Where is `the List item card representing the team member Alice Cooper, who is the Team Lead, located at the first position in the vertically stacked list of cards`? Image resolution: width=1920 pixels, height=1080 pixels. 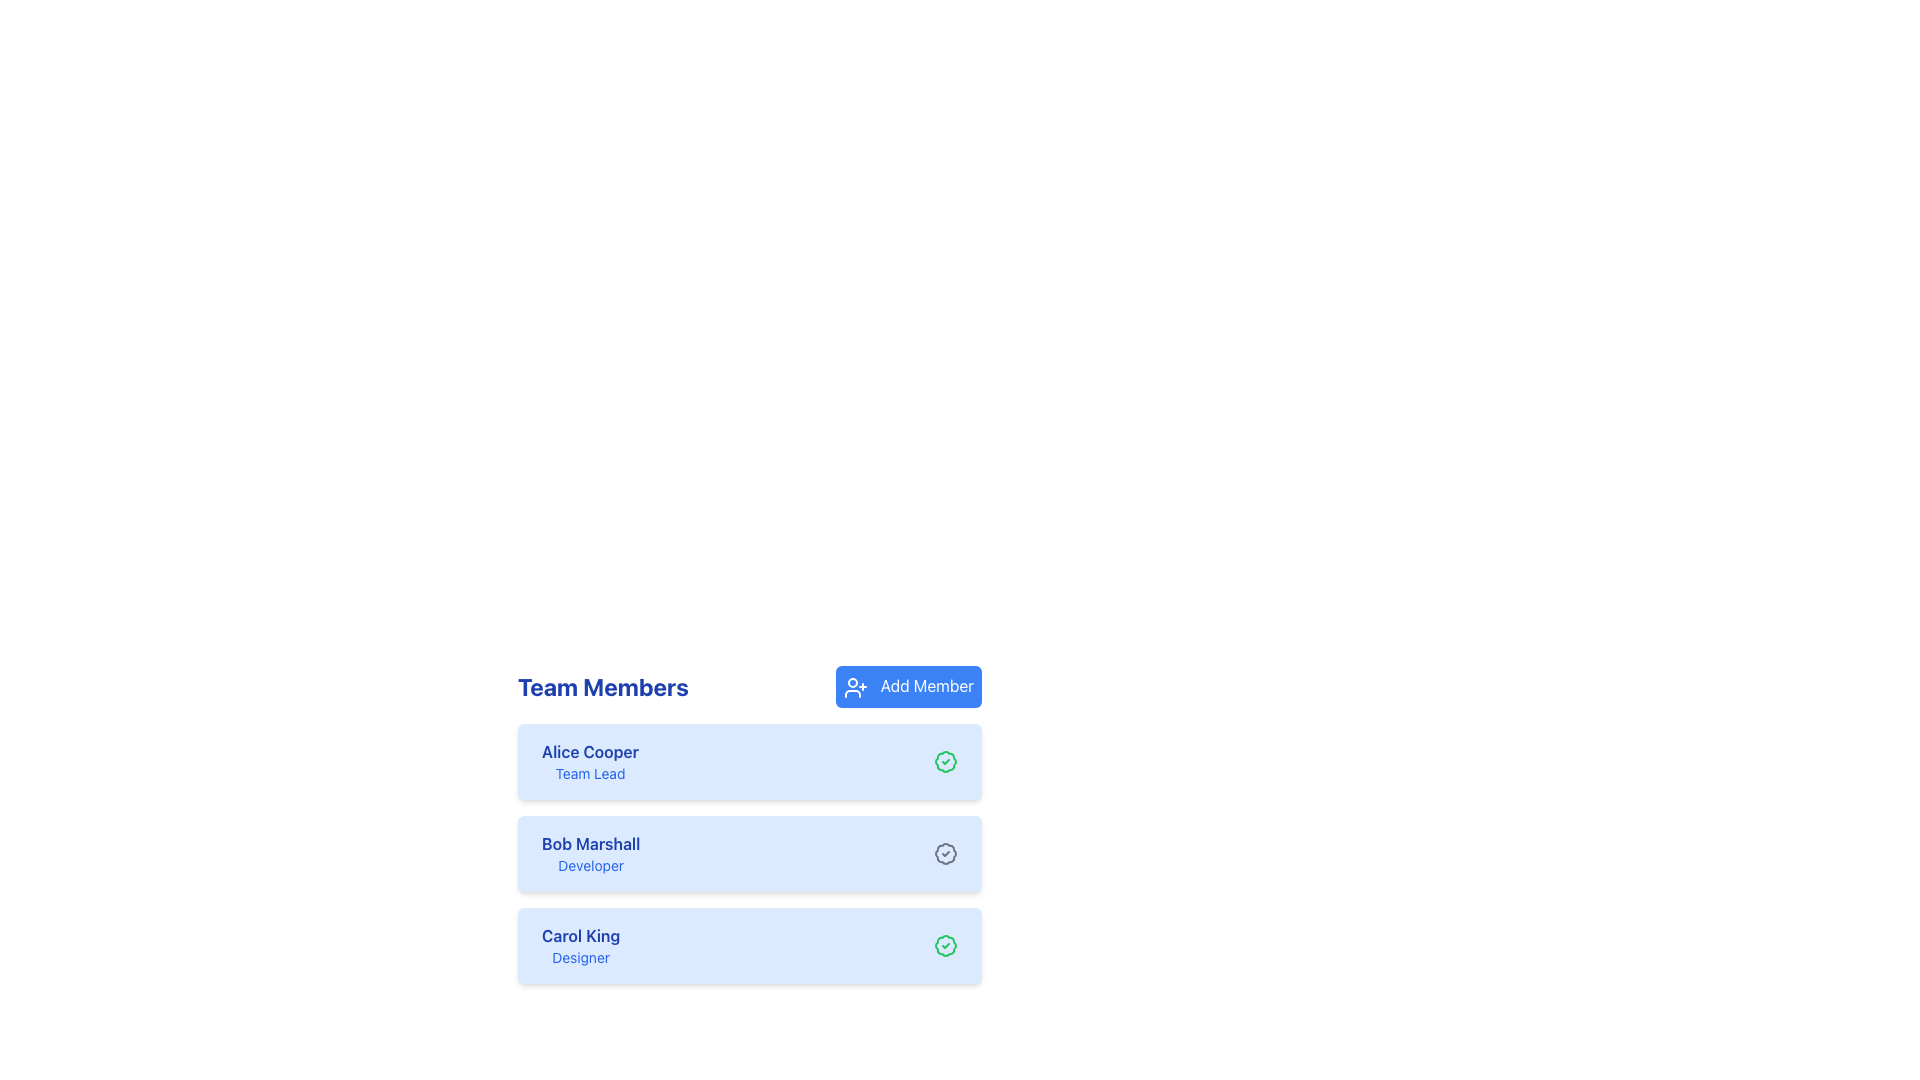
the List item card representing the team member Alice Cooper, who is the Team Lead, located at the first position in the vertically stacked list of cards is located at coordinates (748, 760).